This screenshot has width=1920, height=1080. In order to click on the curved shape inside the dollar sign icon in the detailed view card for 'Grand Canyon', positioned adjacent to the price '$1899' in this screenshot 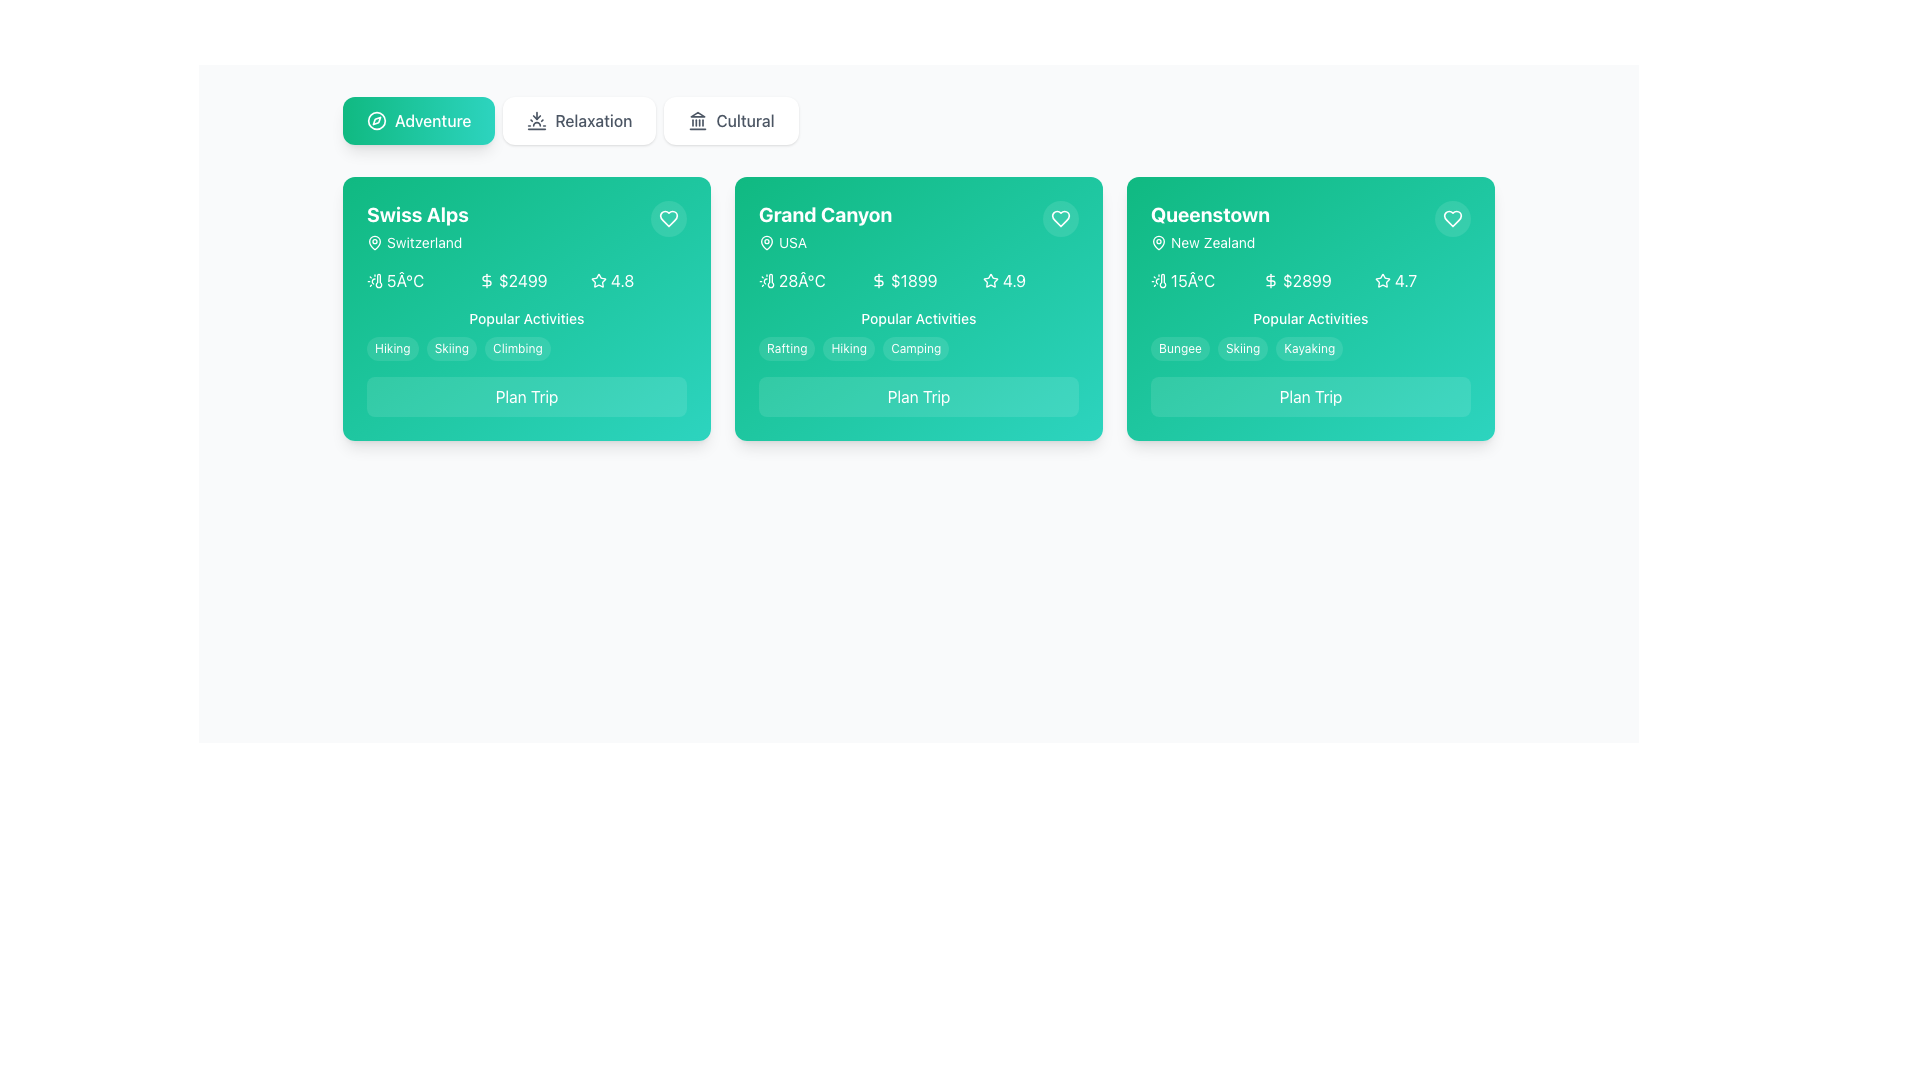, I will do `click(878, 281)`.